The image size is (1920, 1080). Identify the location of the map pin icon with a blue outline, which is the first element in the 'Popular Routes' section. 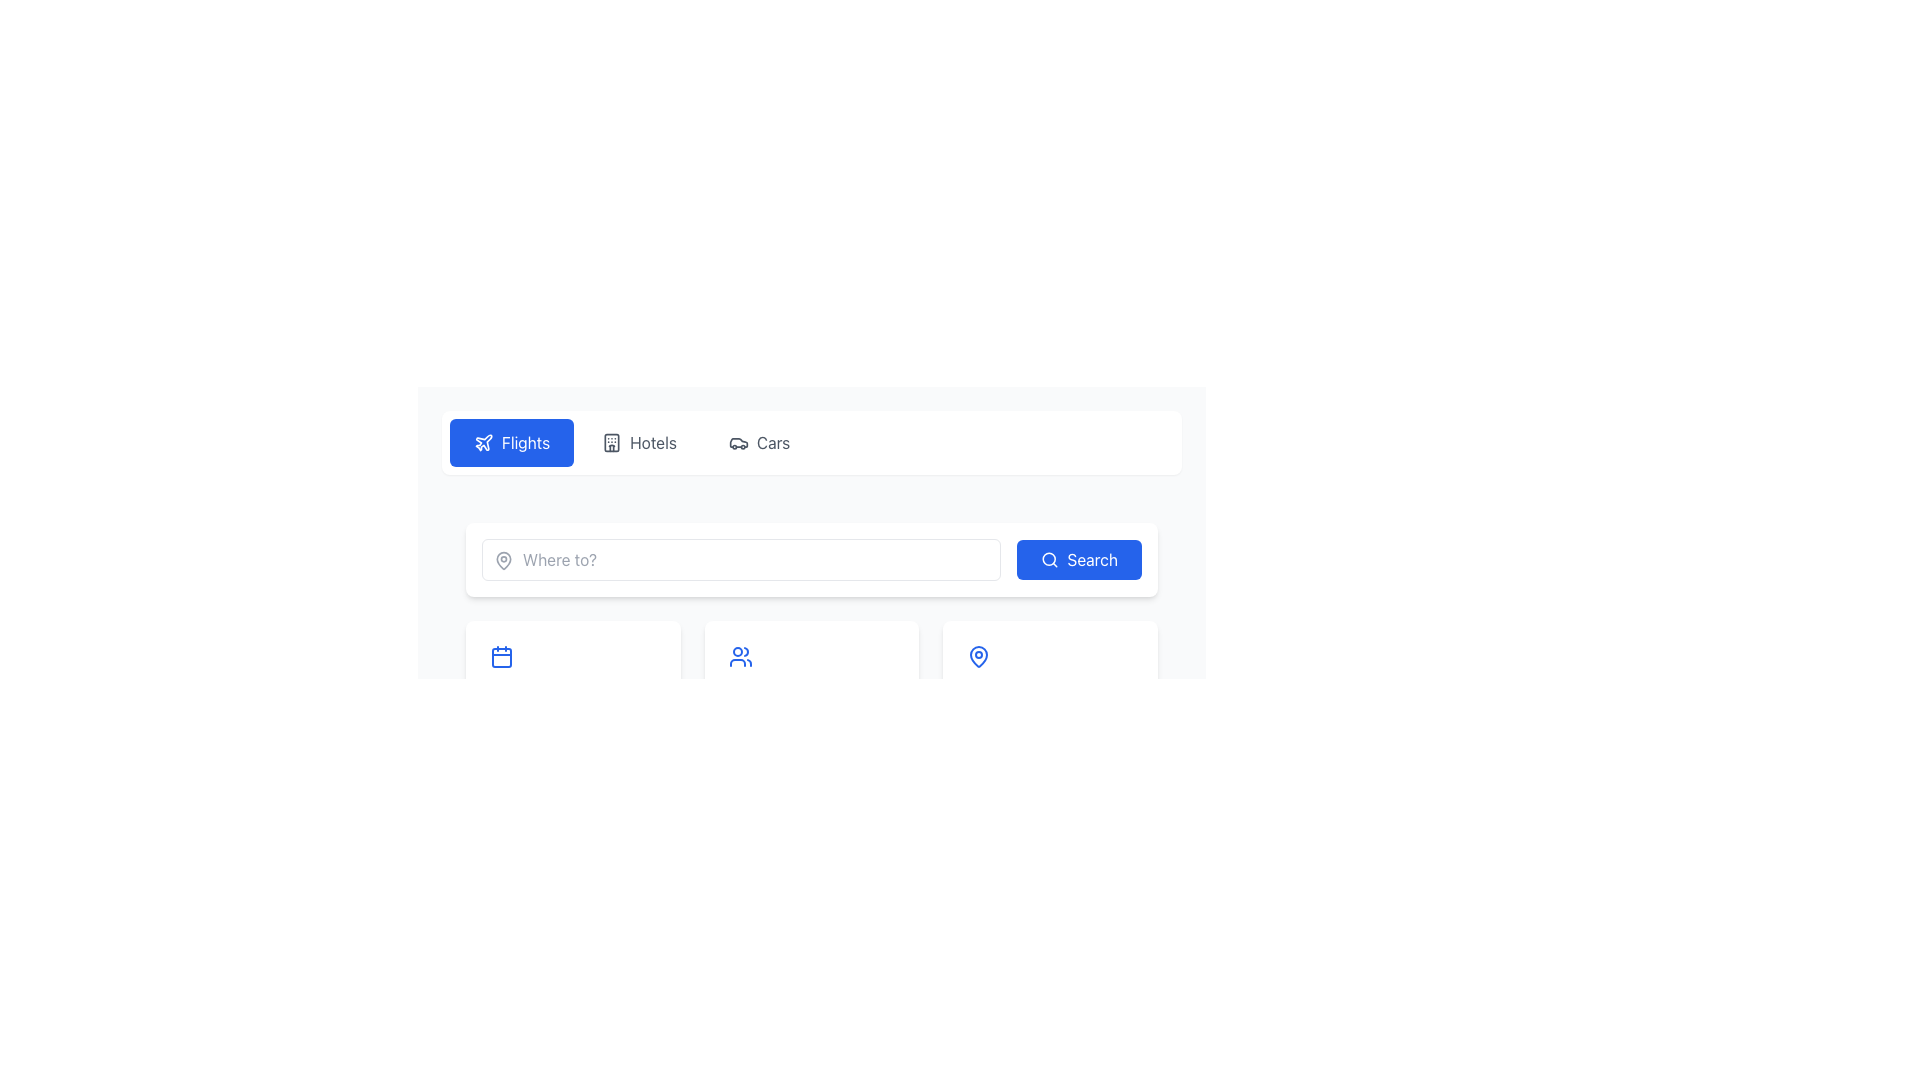
(979, 656).